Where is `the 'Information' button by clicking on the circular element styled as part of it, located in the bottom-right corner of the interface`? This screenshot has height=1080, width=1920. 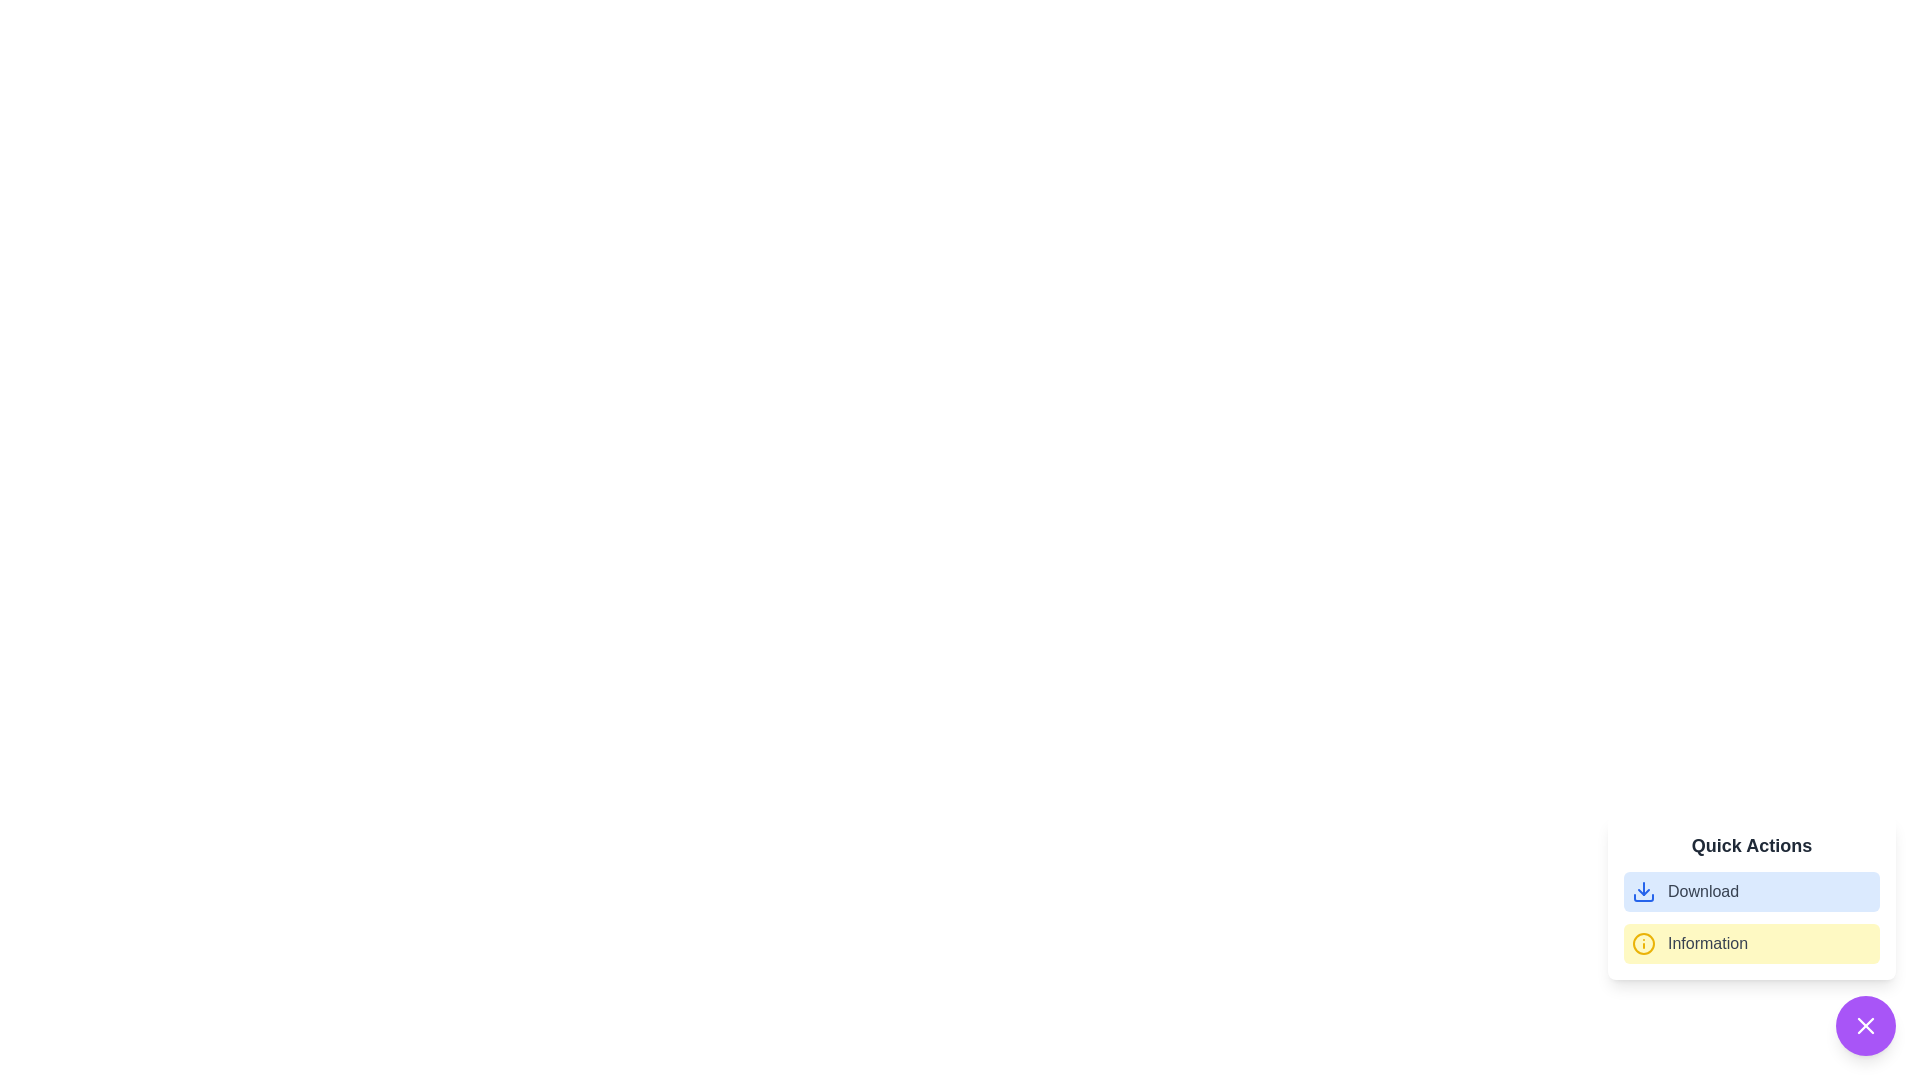 the 'Information' button by clicking on the circular element styled as part of it, located in the bottom-right corner of the interface is located at coordinates (1643, 944).